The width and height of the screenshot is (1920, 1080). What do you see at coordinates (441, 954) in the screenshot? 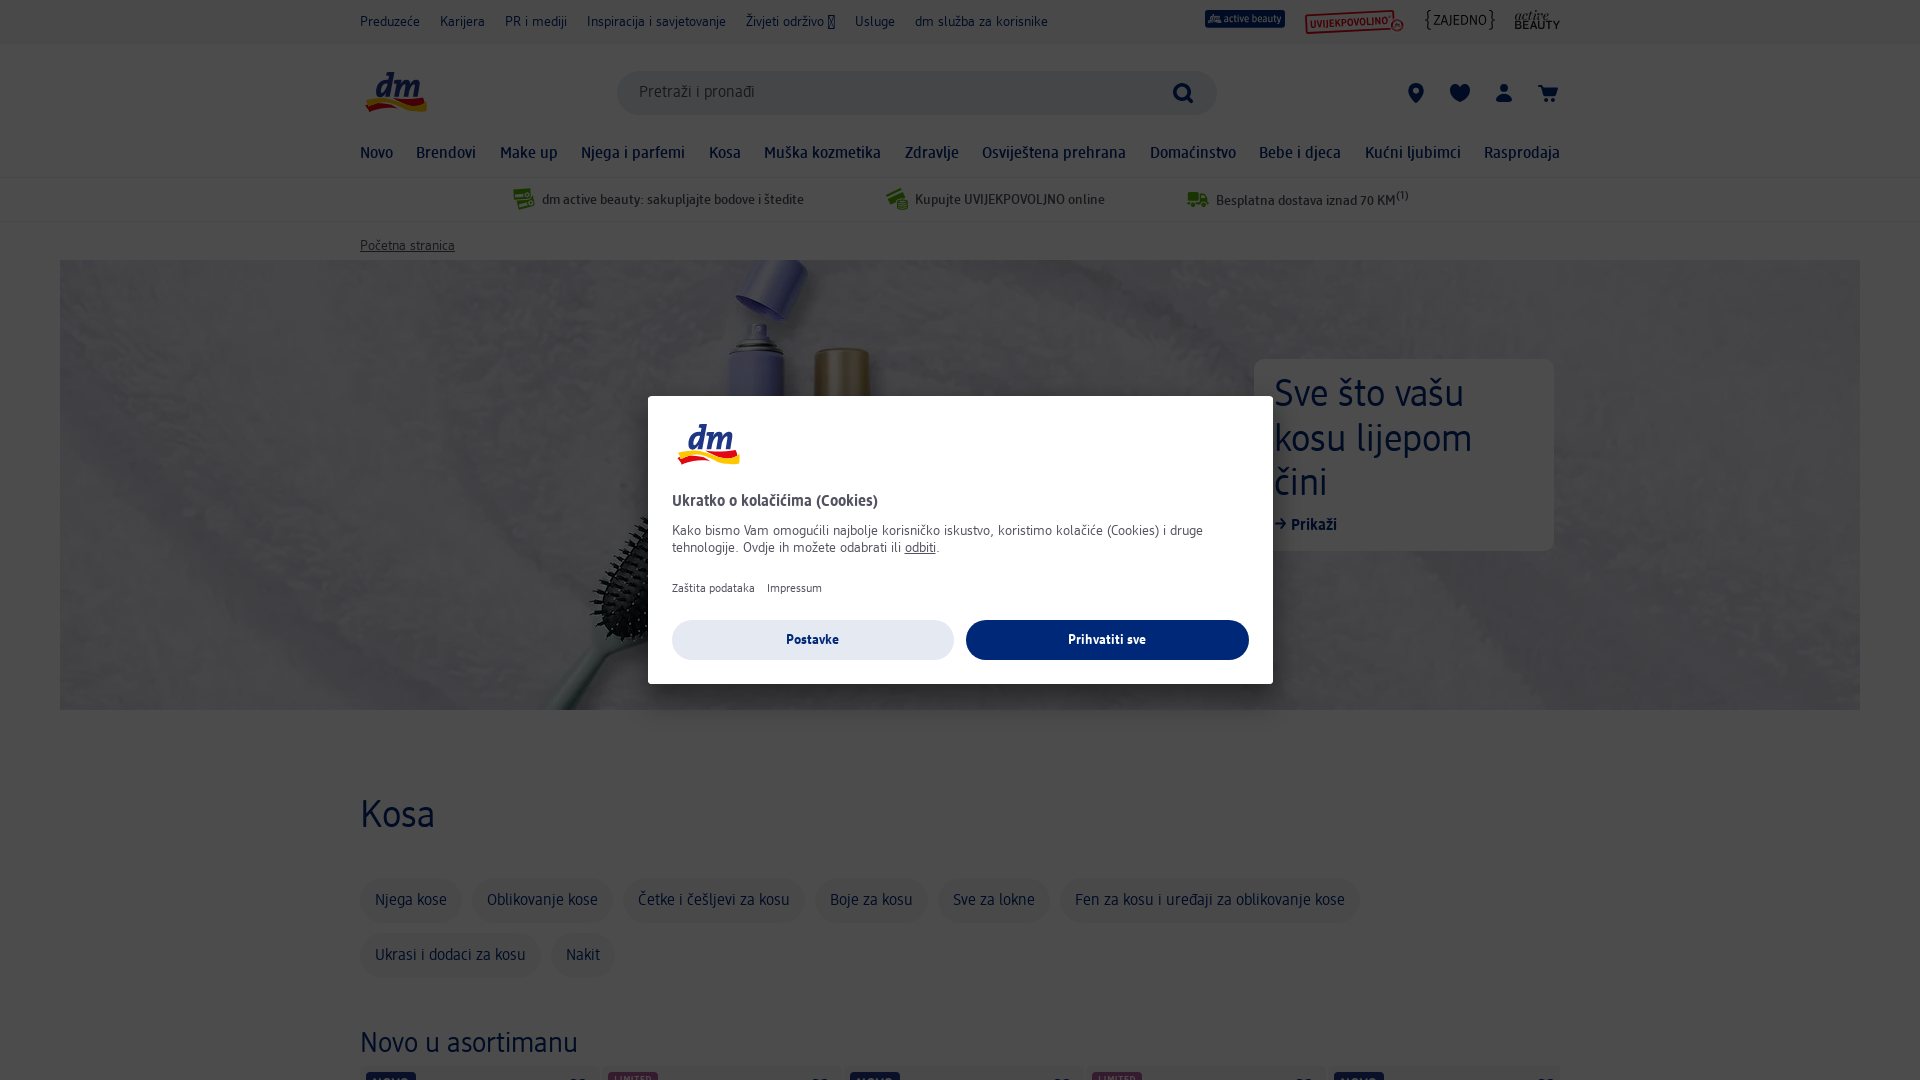
I see `'Ukrasi i dodaci za kosu'` at bounding box center [441, 954].